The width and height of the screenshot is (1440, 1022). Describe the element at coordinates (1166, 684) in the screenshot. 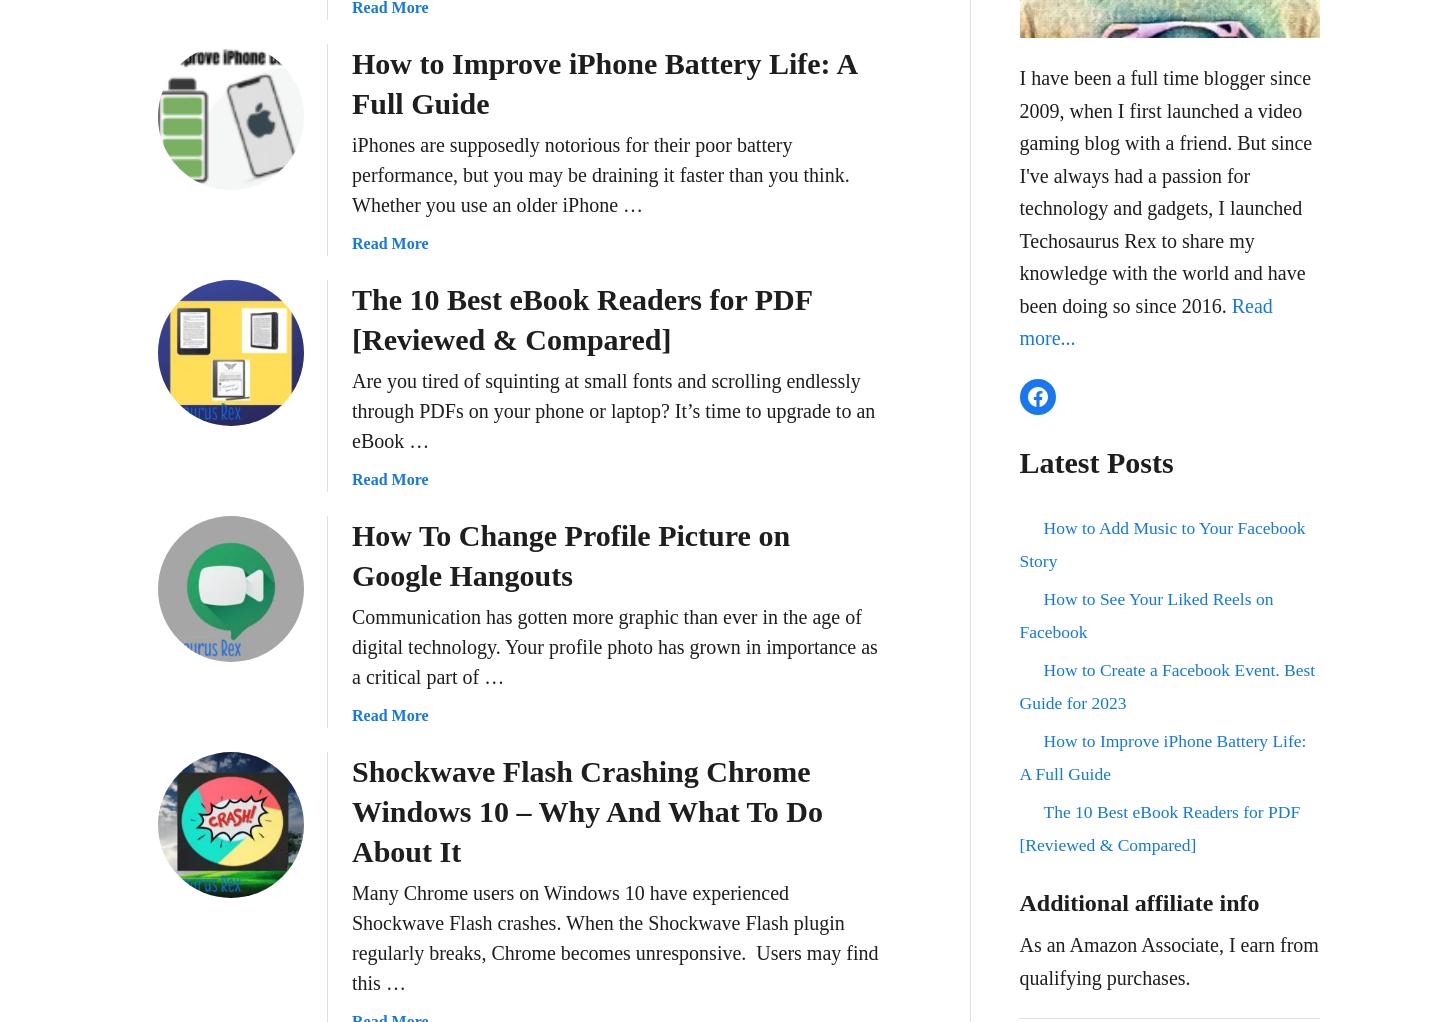

I see `'How to Create a Facebook Event. Best Guide for 2023'` at that location.